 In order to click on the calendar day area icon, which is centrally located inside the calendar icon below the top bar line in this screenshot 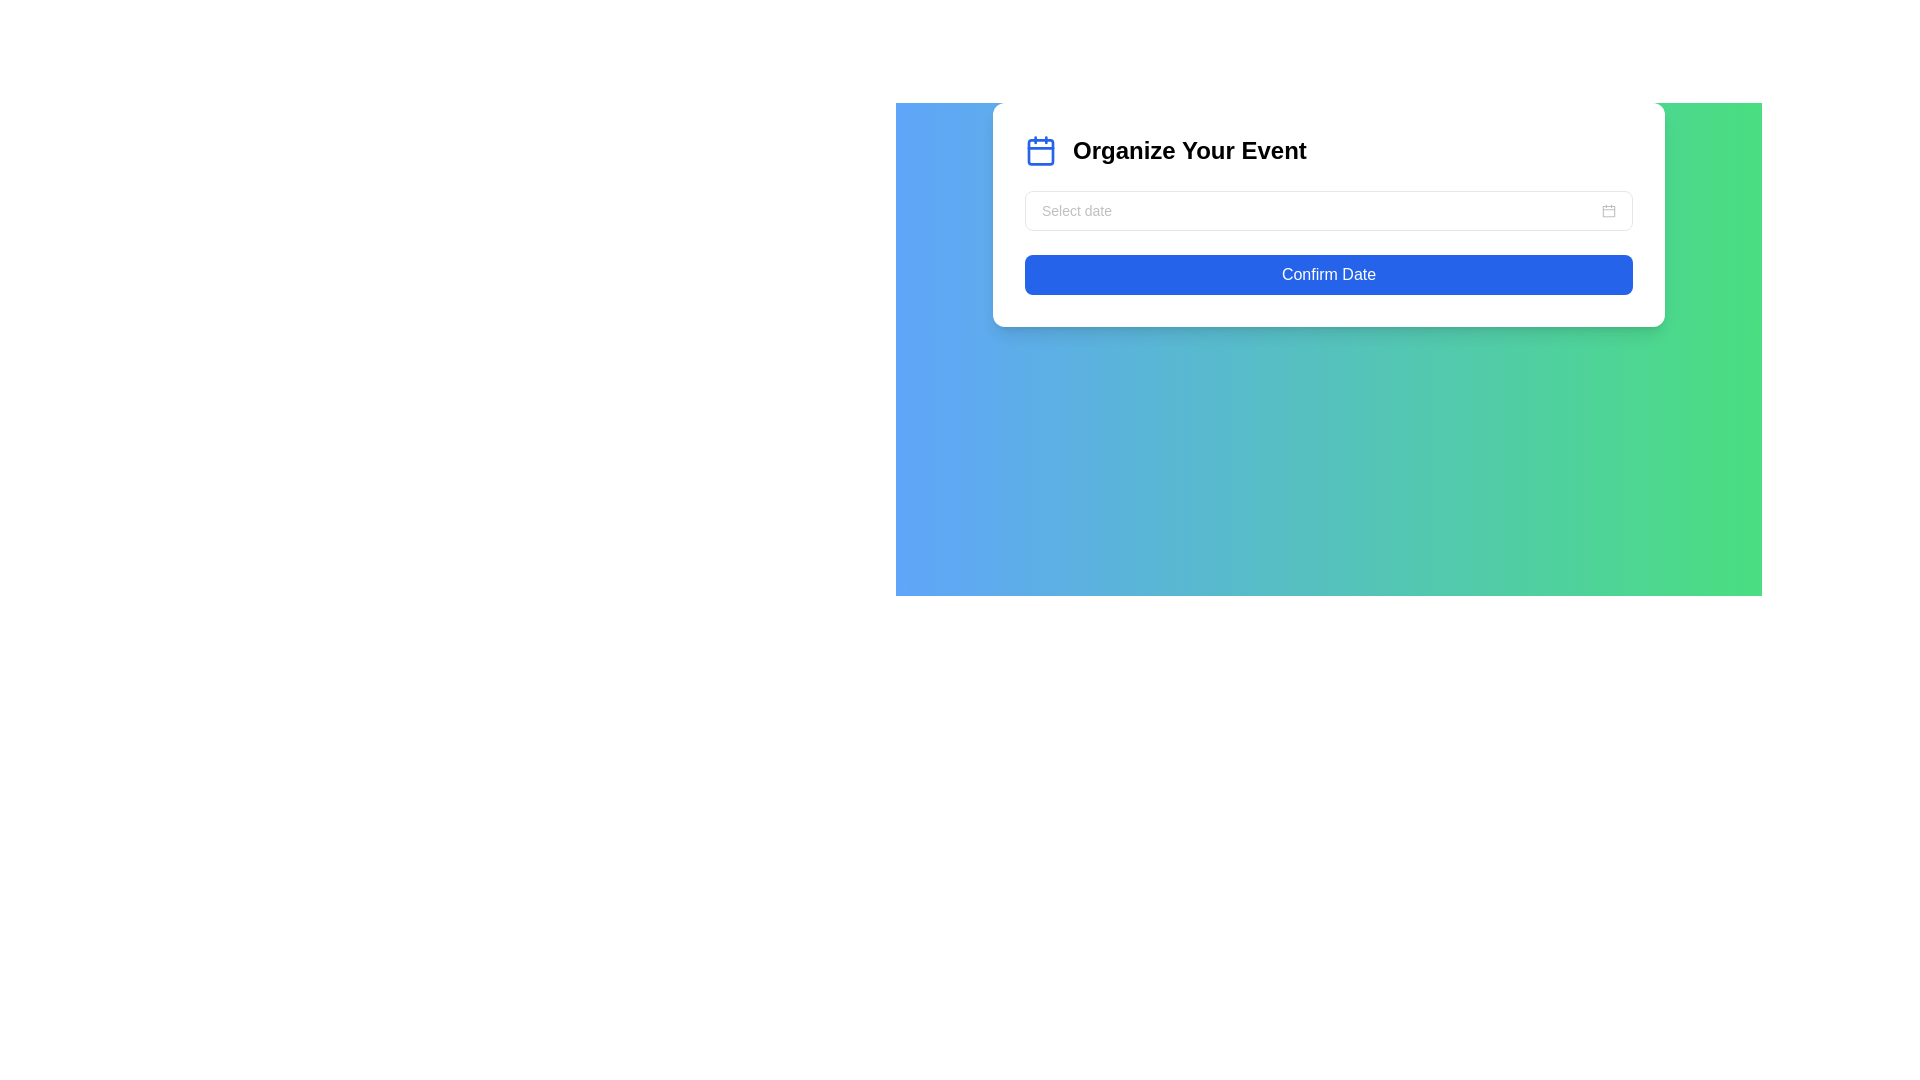, I will do `click(1040, 150)`.